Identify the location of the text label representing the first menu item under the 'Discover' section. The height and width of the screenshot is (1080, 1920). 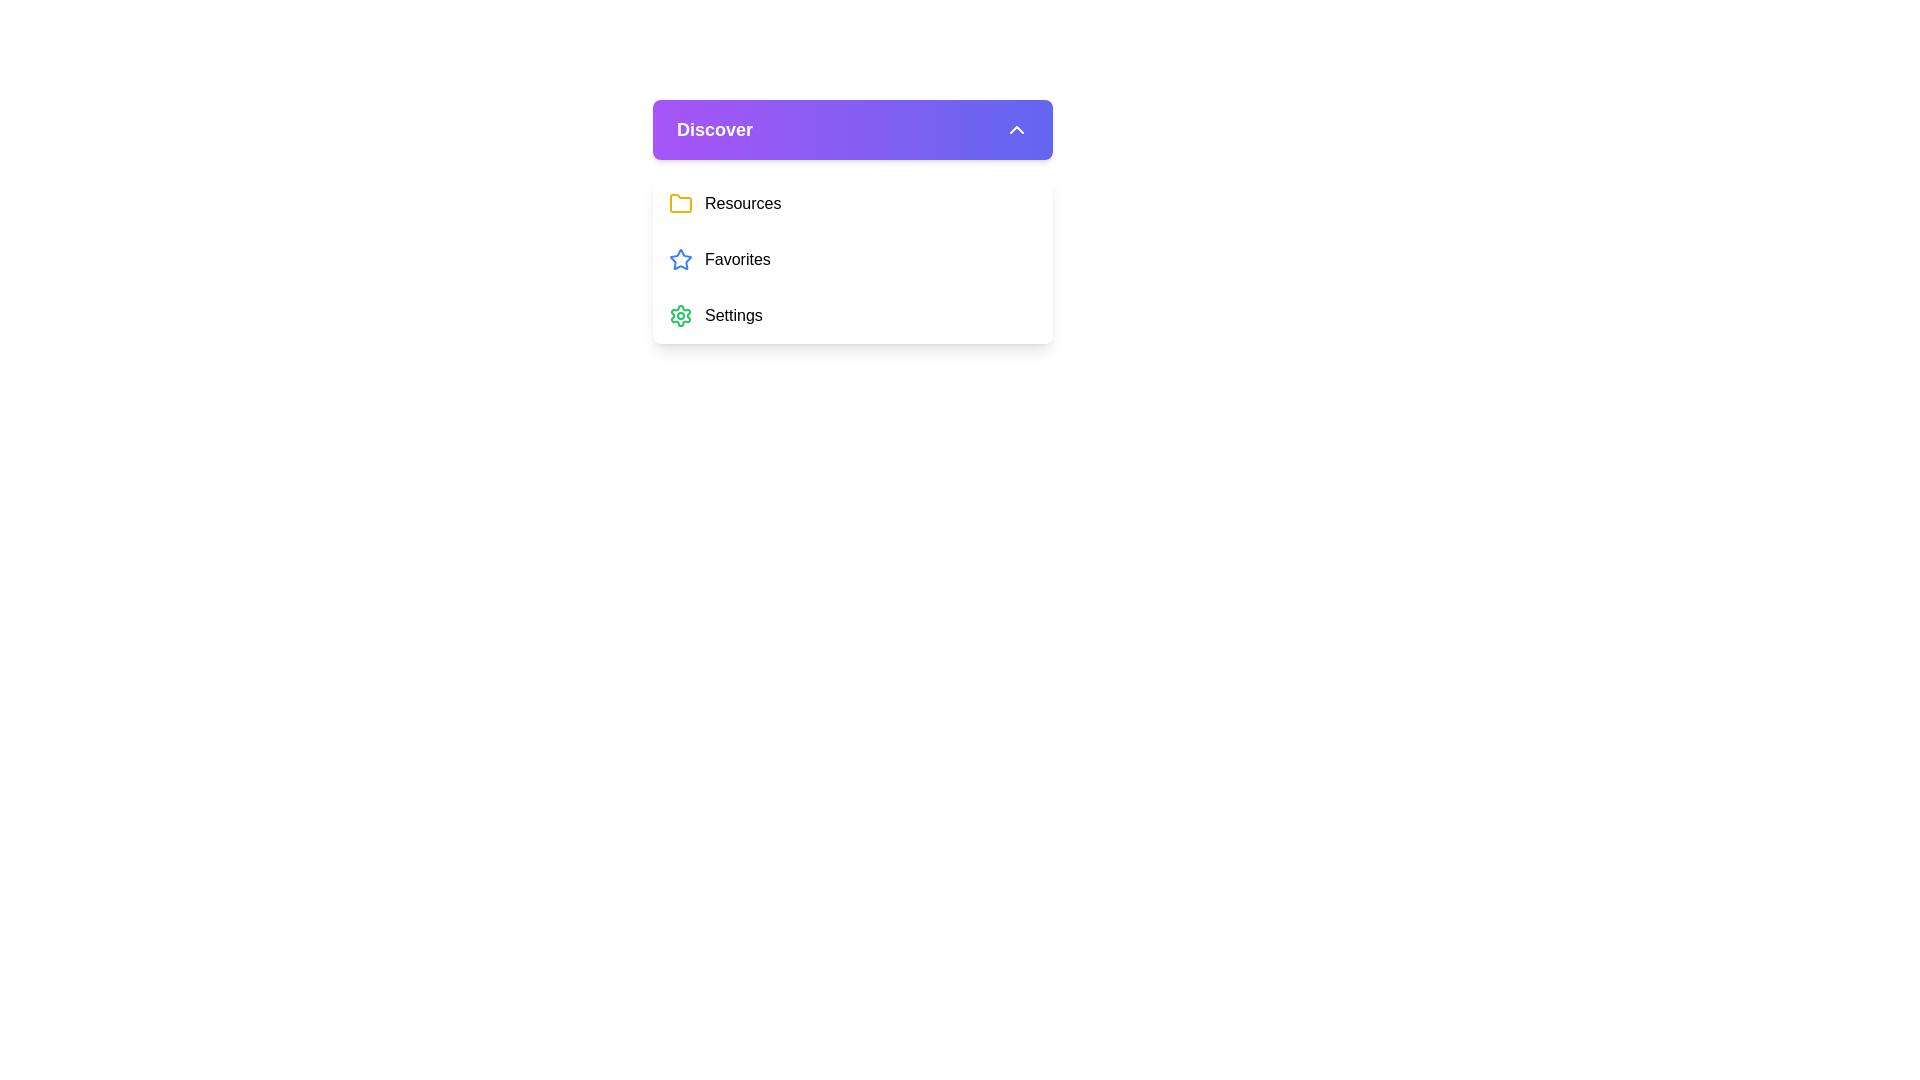
(742, 204).